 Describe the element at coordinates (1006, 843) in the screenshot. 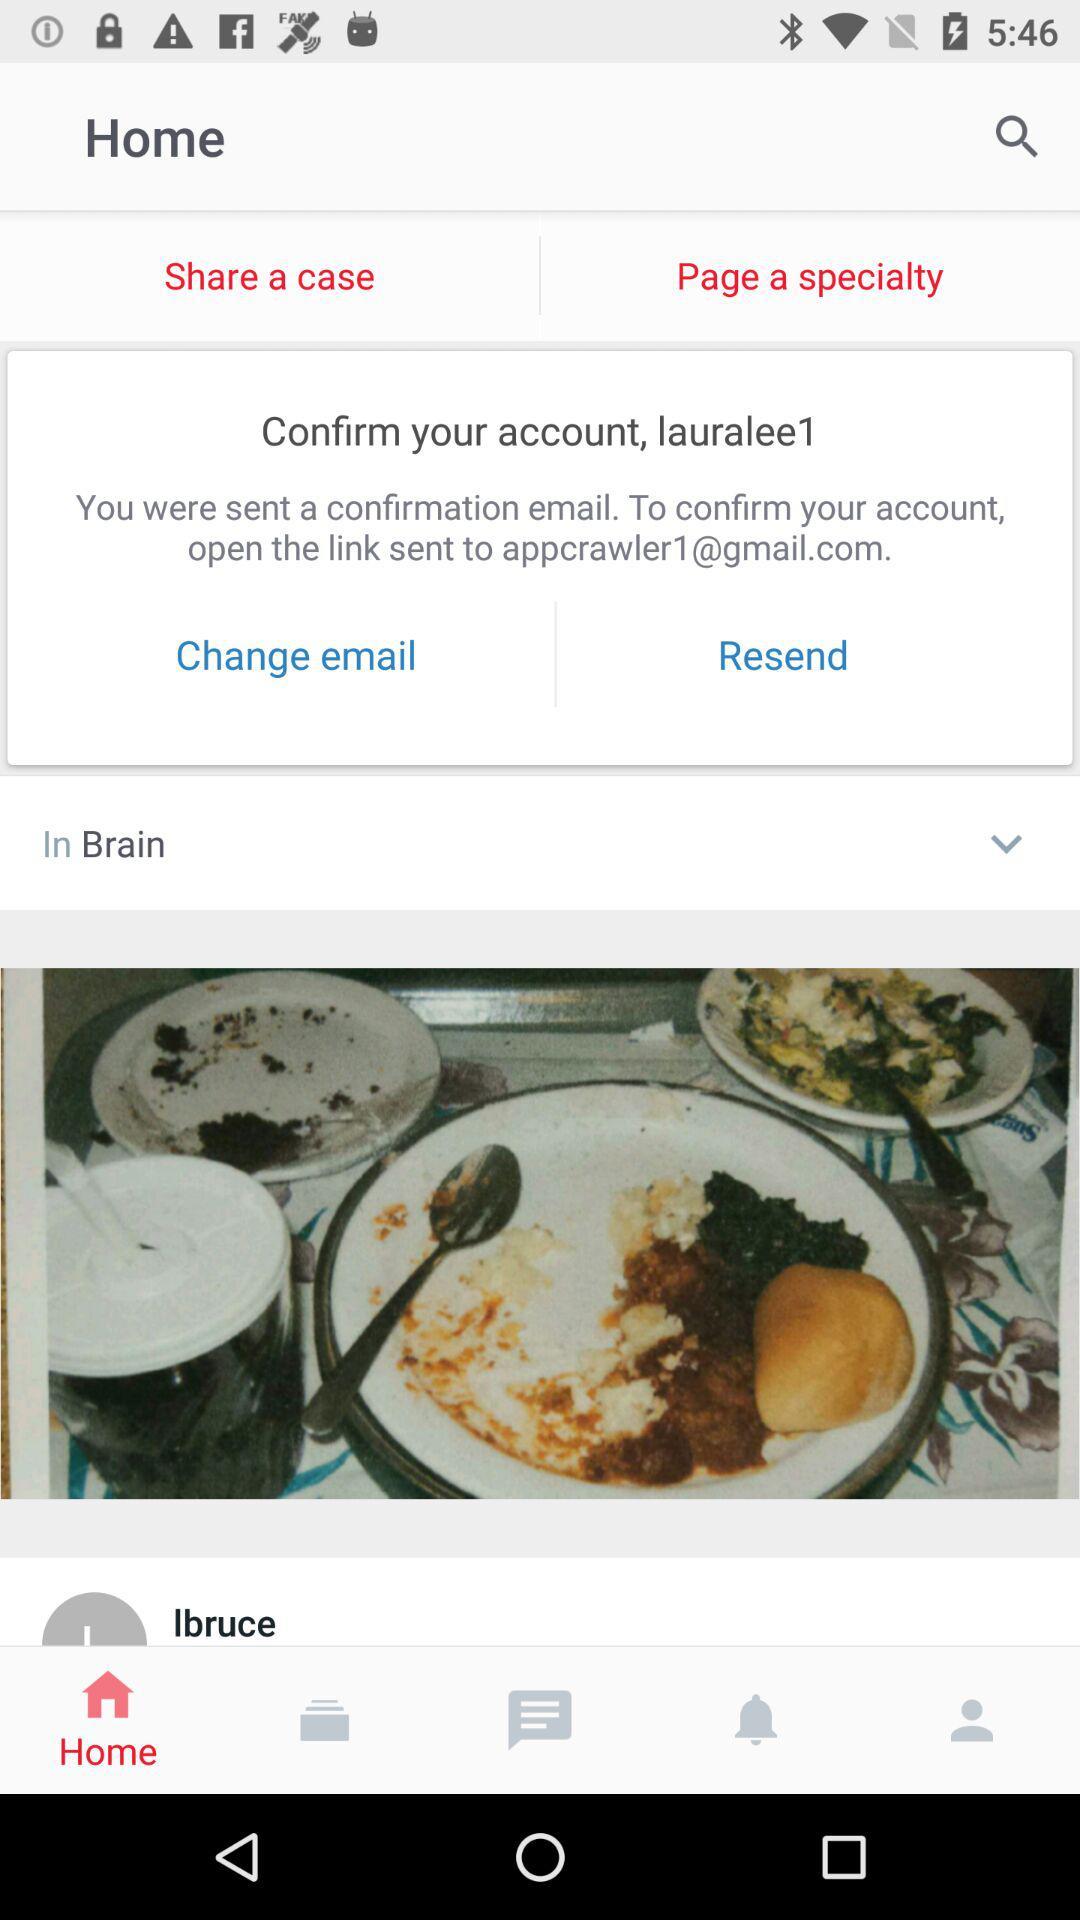

I see `item below resend icon` at that location.